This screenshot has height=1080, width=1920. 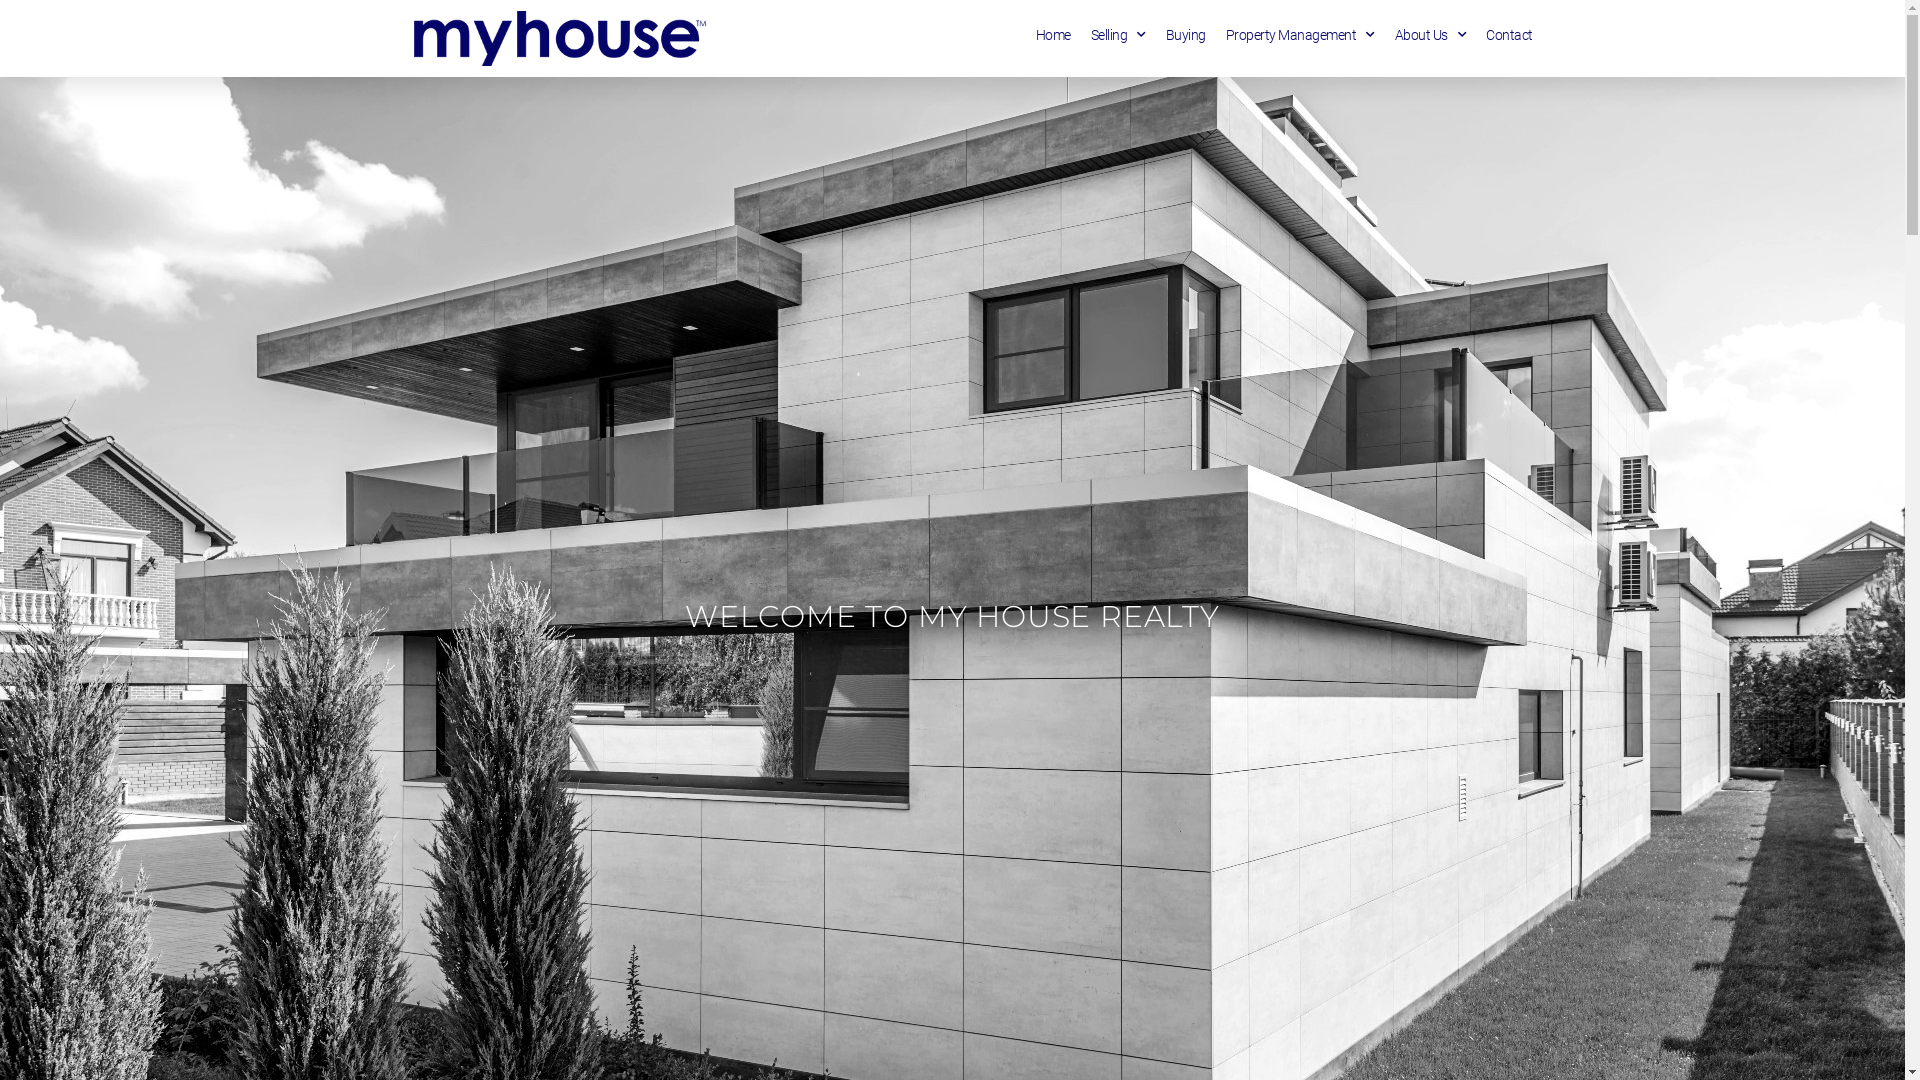 I want to click on 'About Us', so click(x=1429, y=34).